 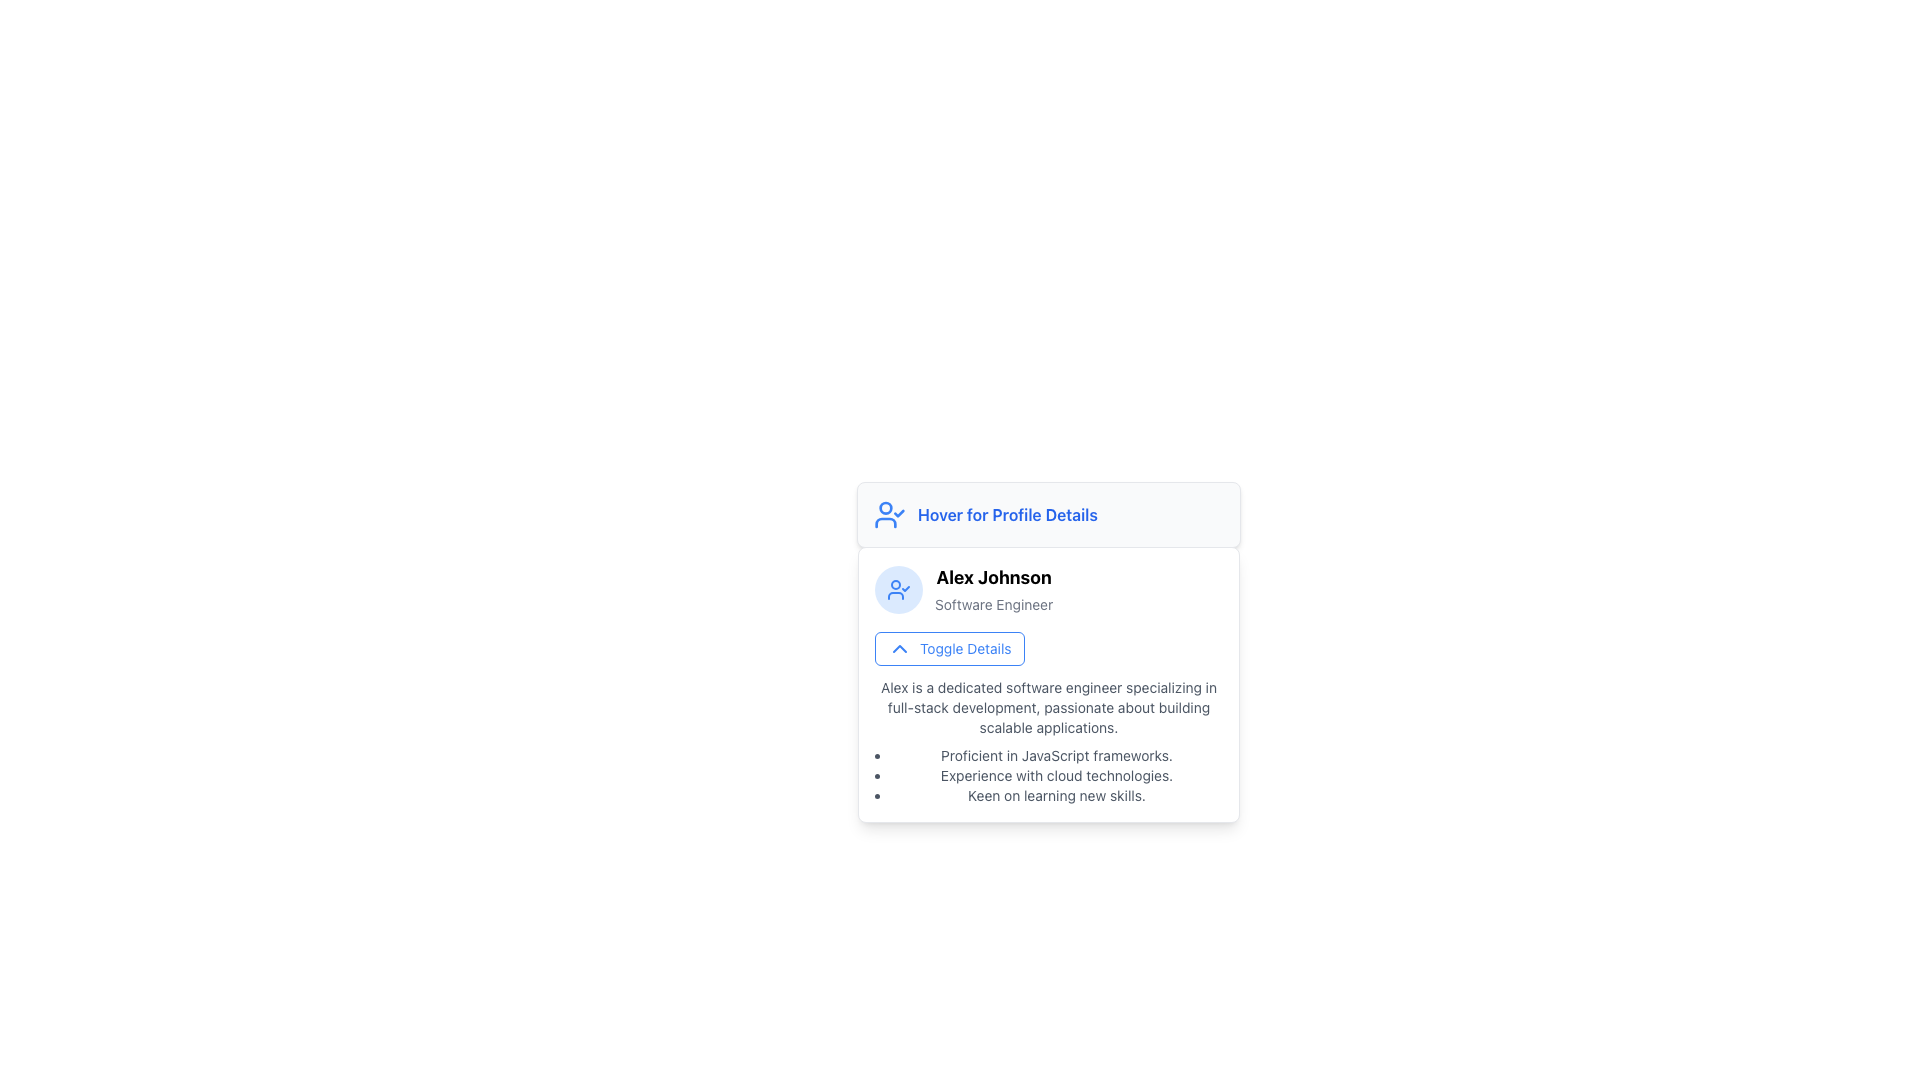 I want to click on the profile verification icon located to the left of the text 'Alex Johnson', which indicates the account's verified status, so click(x=897, y=589).